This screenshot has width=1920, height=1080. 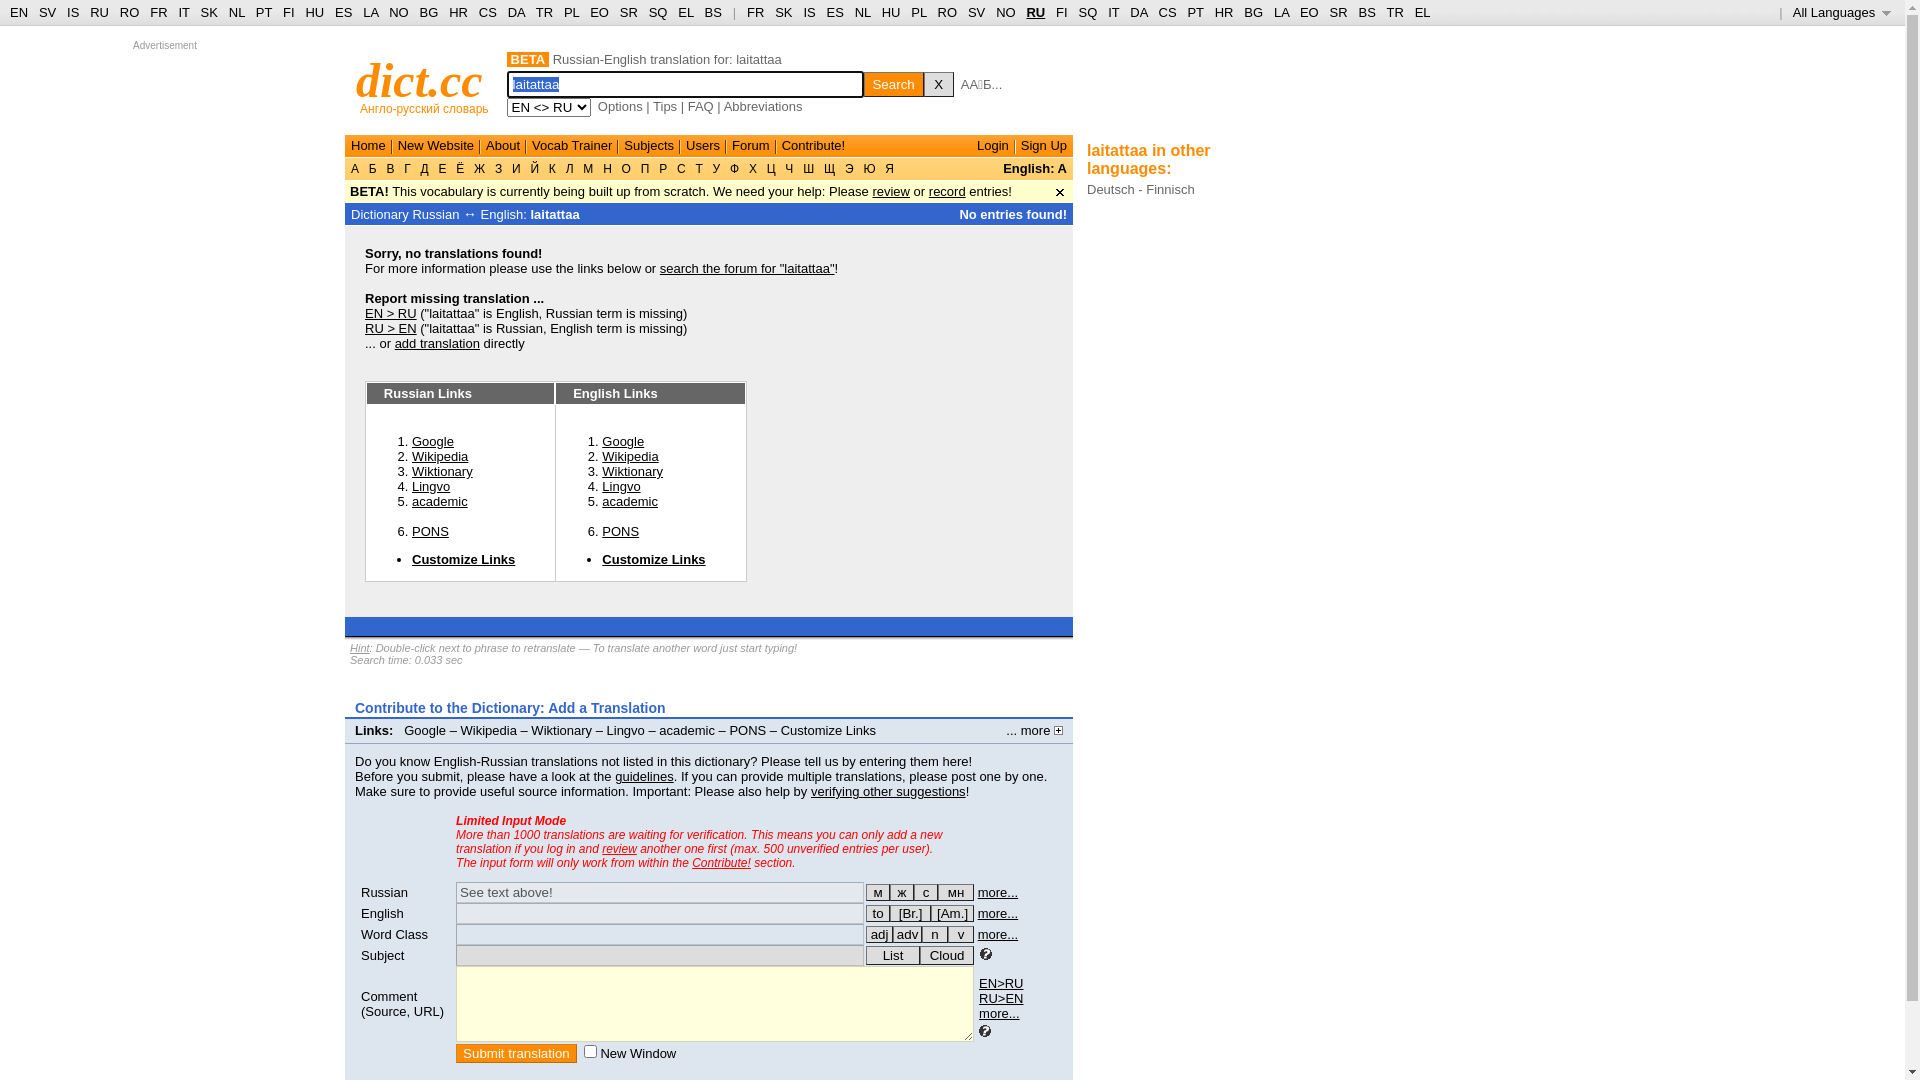 I want to click on 'SR', so click(x=1339, y=12).